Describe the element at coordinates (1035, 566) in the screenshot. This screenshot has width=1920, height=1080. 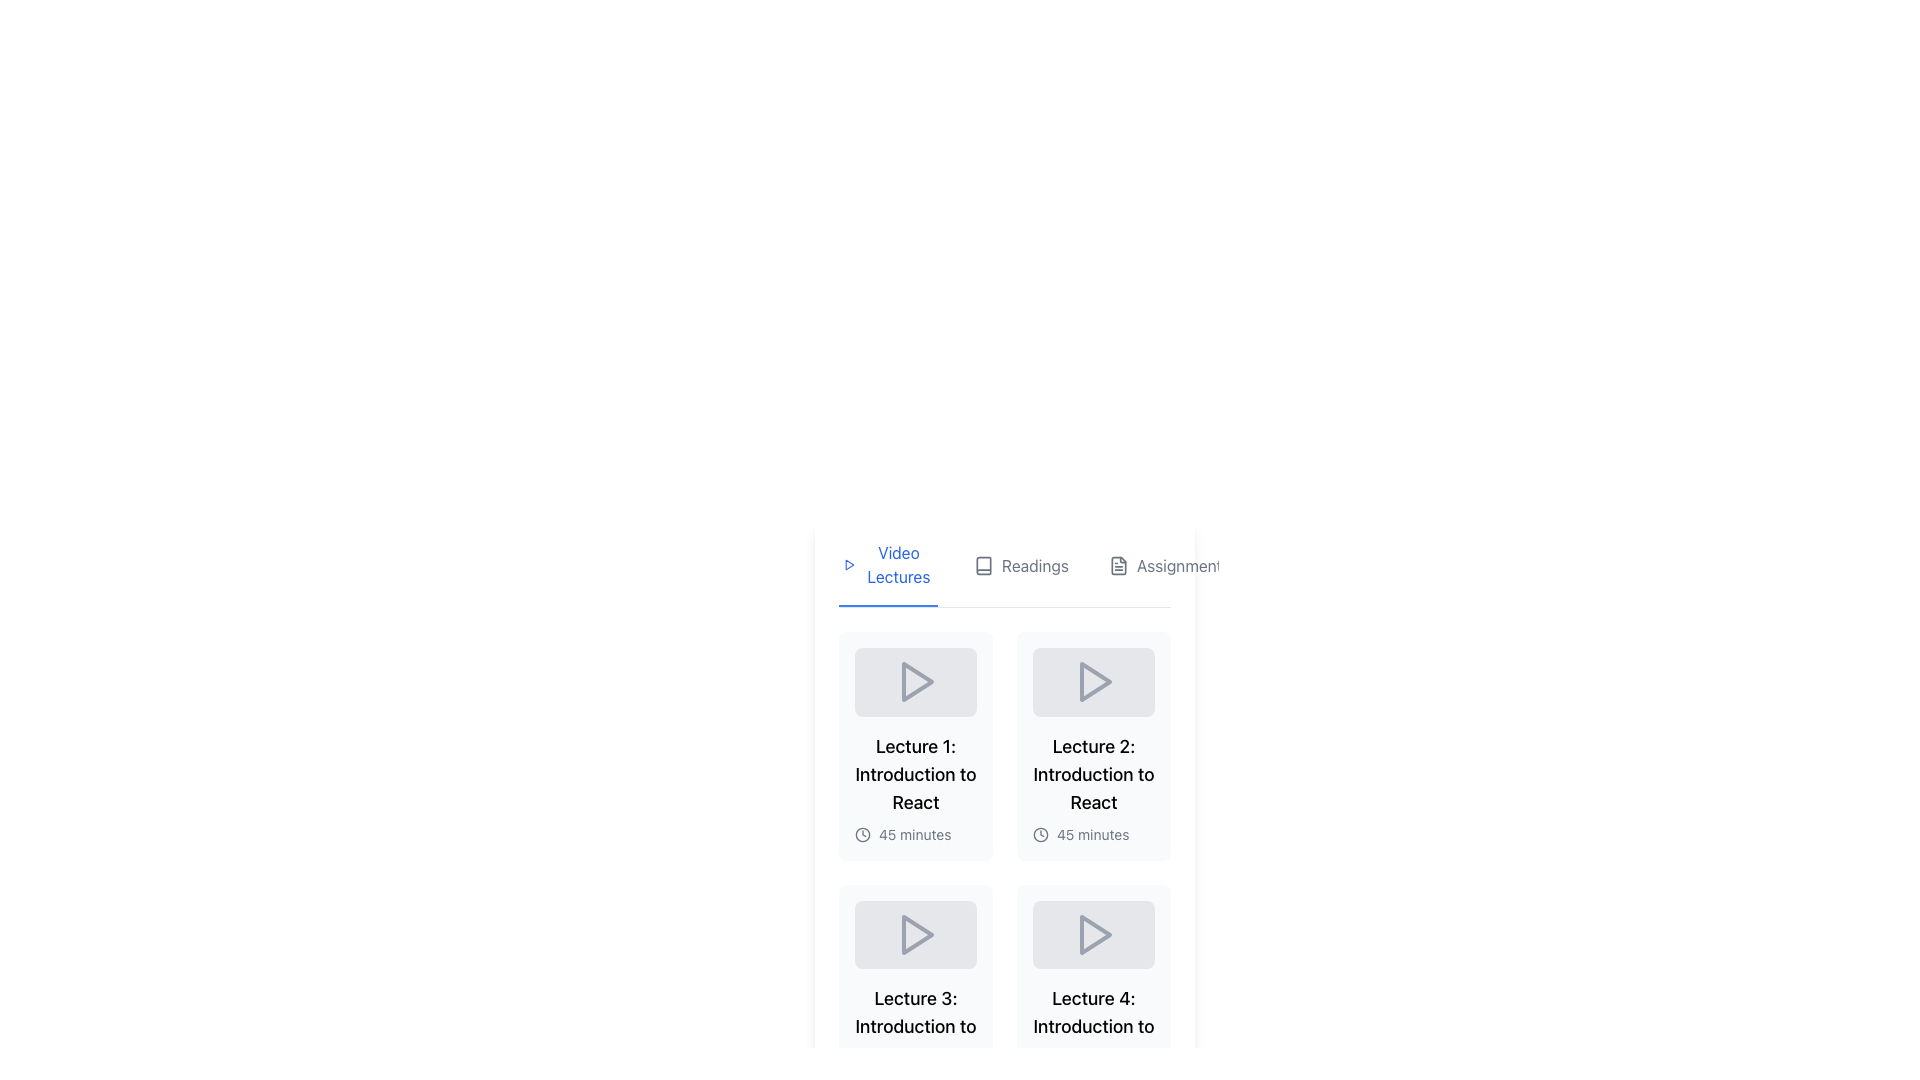
I see `keyboard navigation` at that location.